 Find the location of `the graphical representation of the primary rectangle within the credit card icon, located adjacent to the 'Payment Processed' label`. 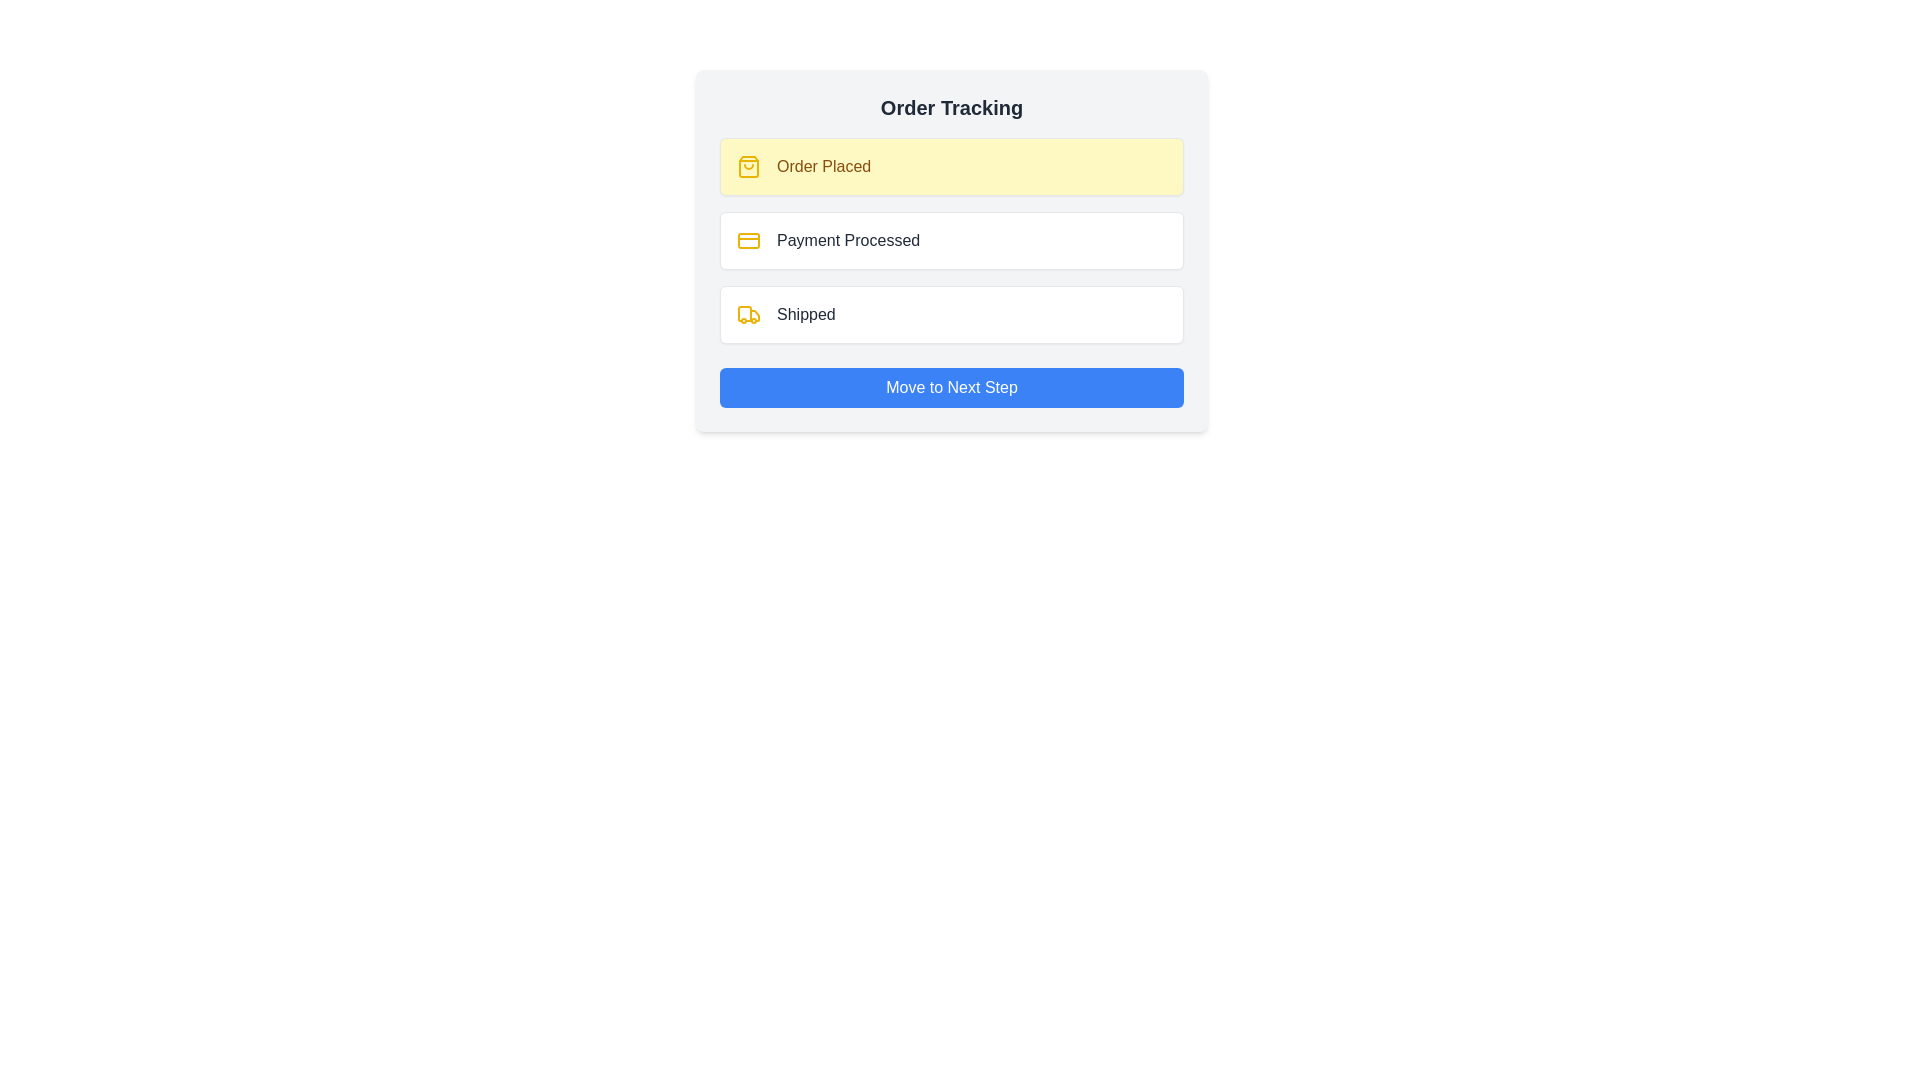

the graphical representation of the primary rectangle within the credit card icon, located adjacent to the 'Payment Processed' label is located at coordinates (747, 239).